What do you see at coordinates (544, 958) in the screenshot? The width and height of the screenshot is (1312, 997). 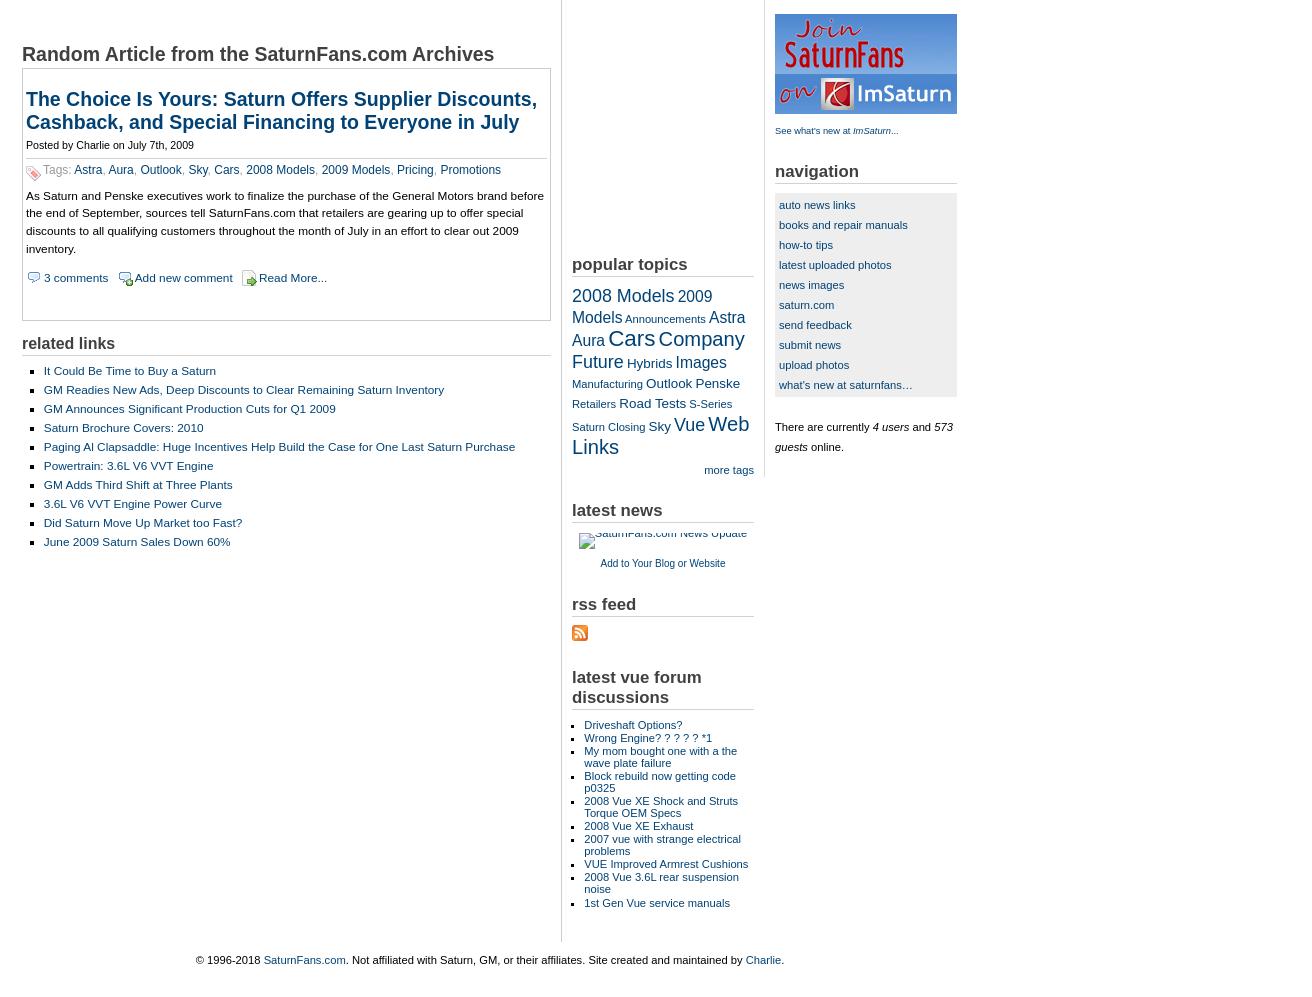 I see `'. Not affiliated with Saturn, GM, or their affiliates. Site created and maintained by'` at bounding box center [544, 958].